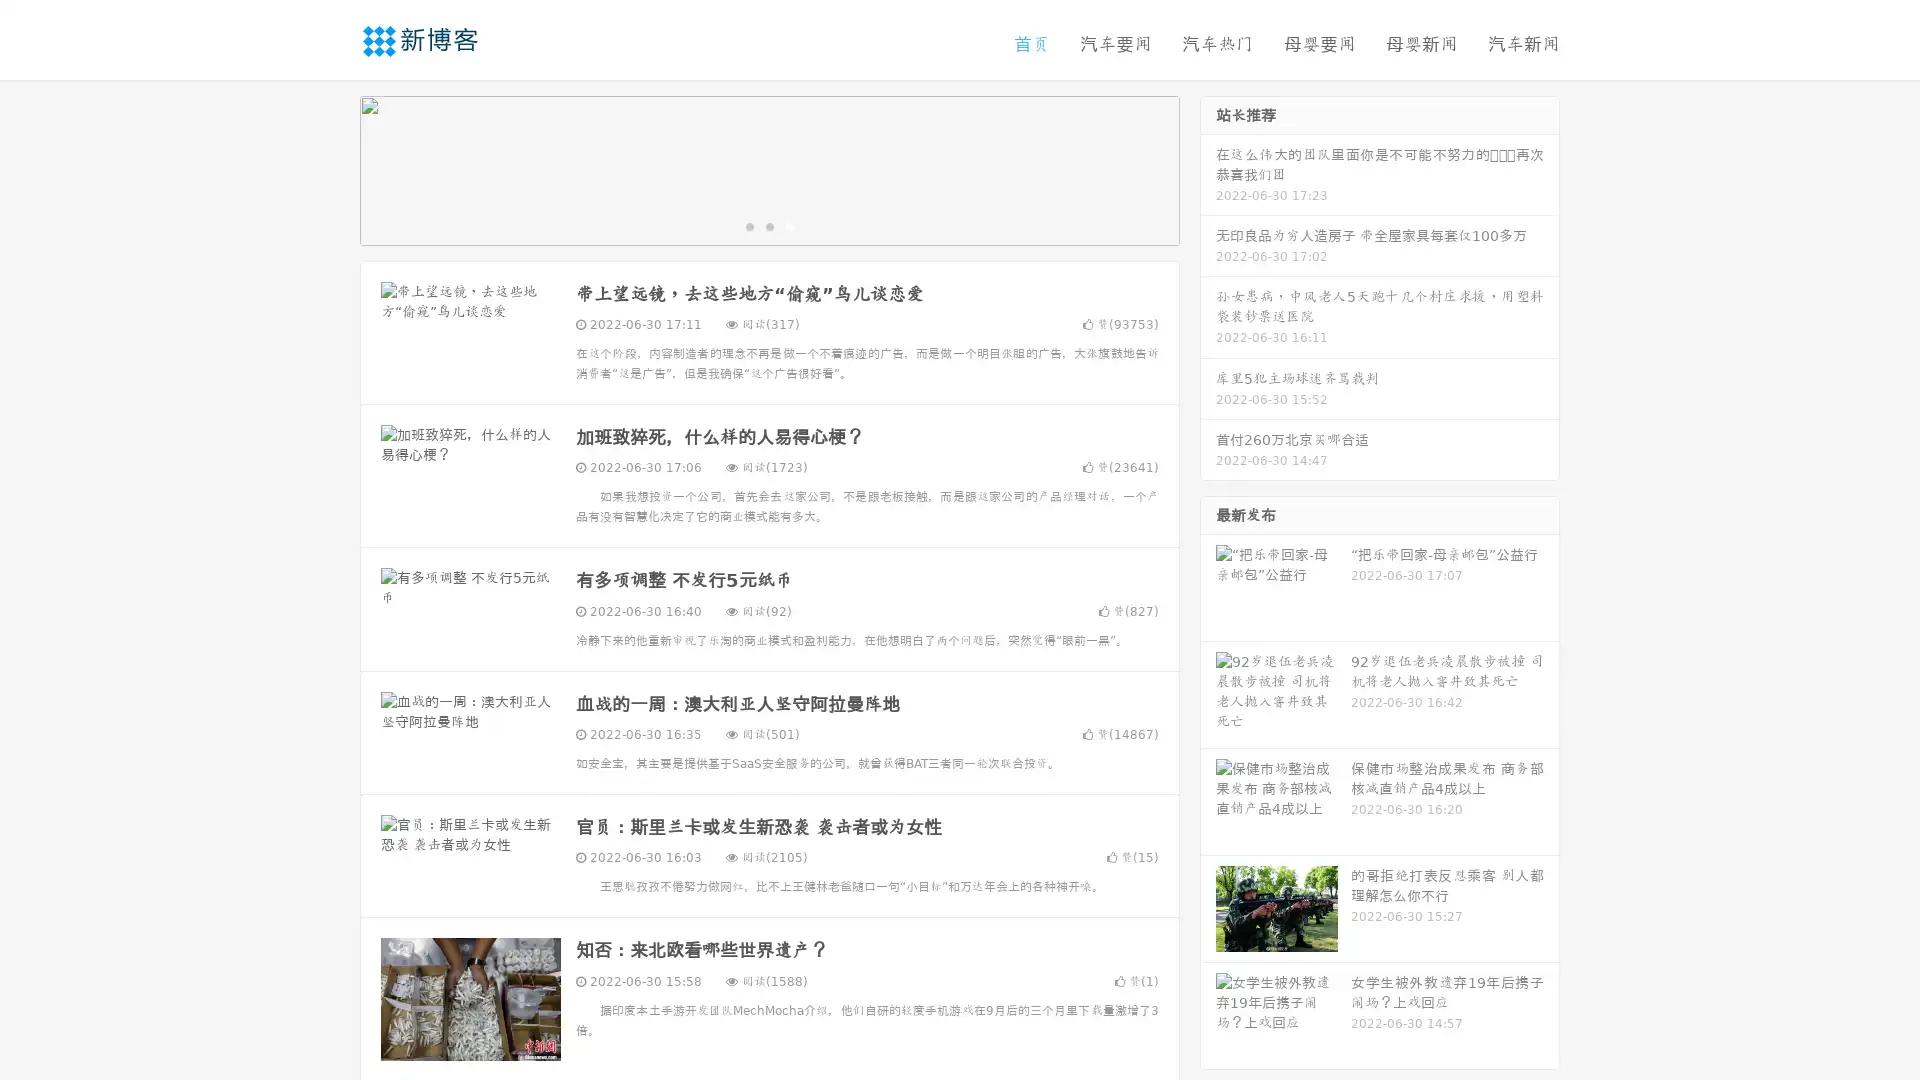  I want to click on Go to slide 2, so click(768, 225).